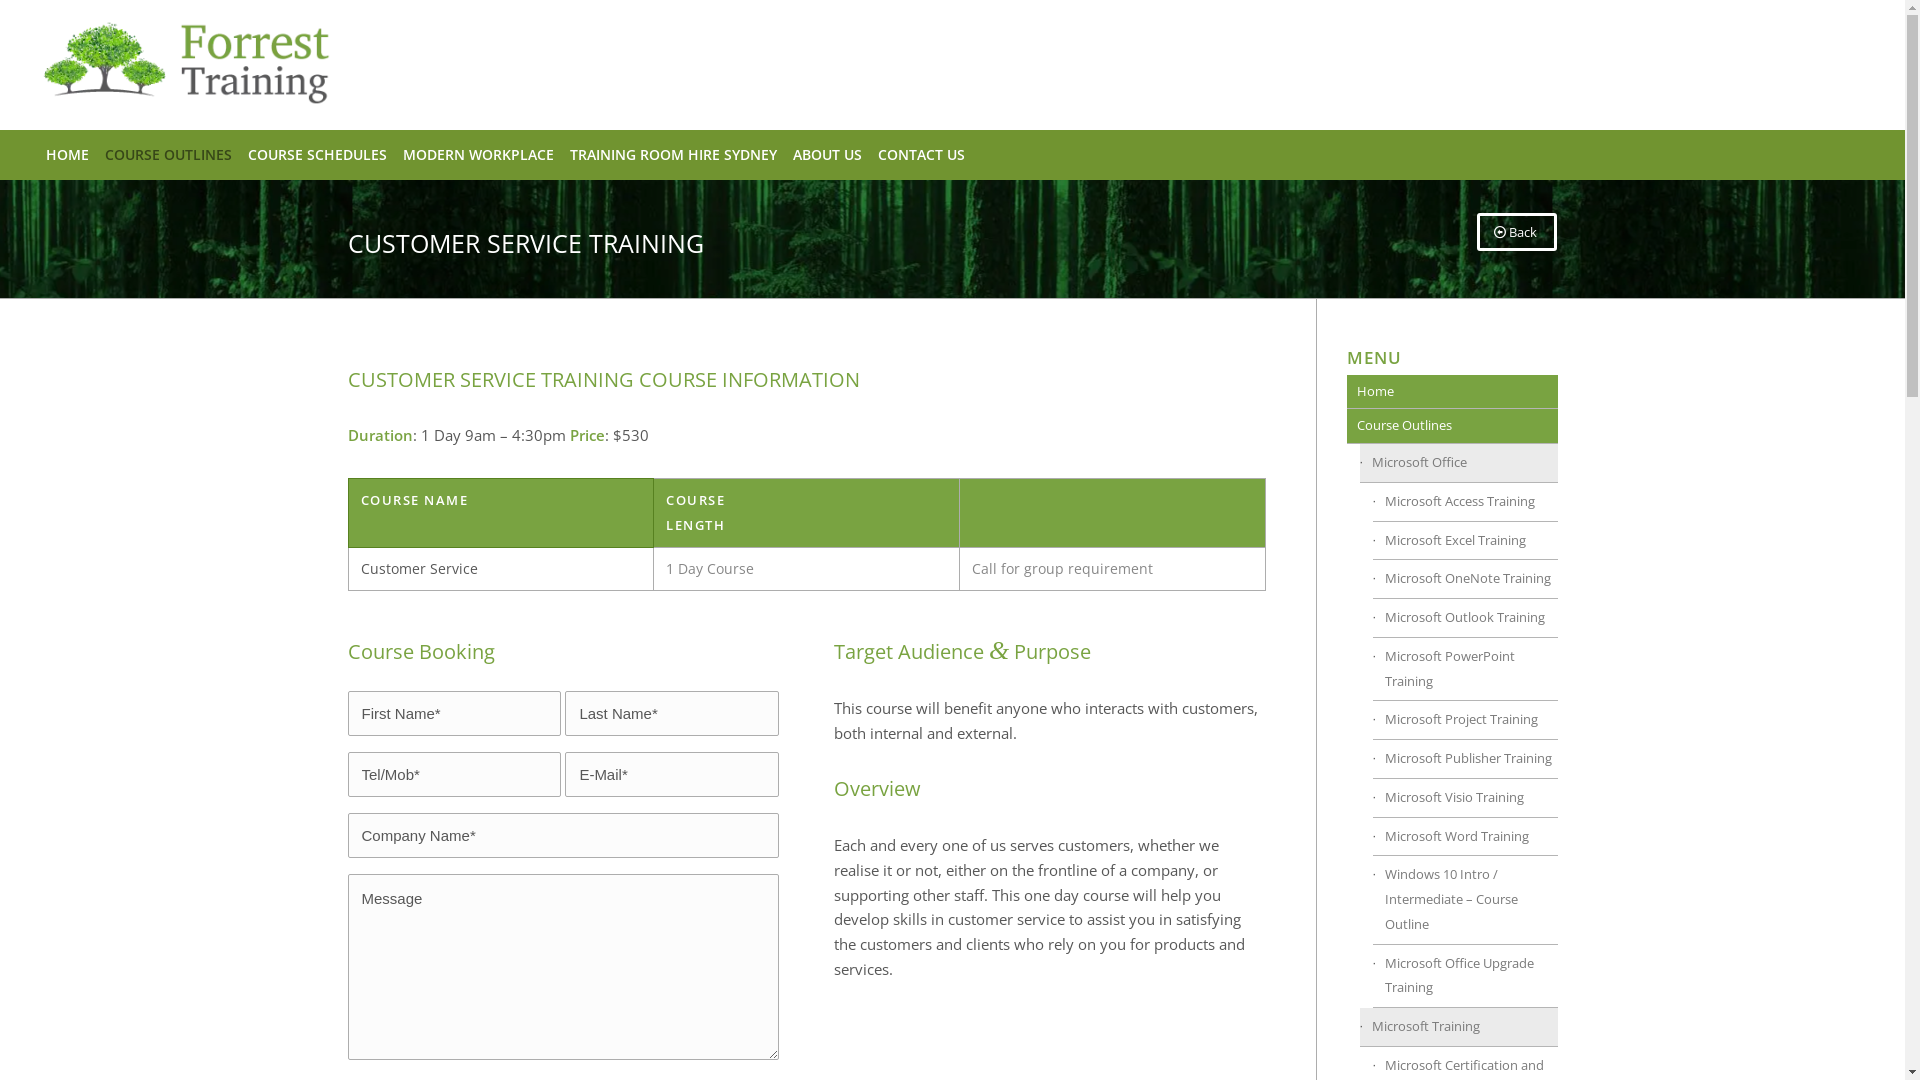 The height and width of the screenshot is (1080, 1920). What do you see at coordinates (784, 153) in the screenshot?
I see `'ABOUT US'` at bounding box center [784, 153].